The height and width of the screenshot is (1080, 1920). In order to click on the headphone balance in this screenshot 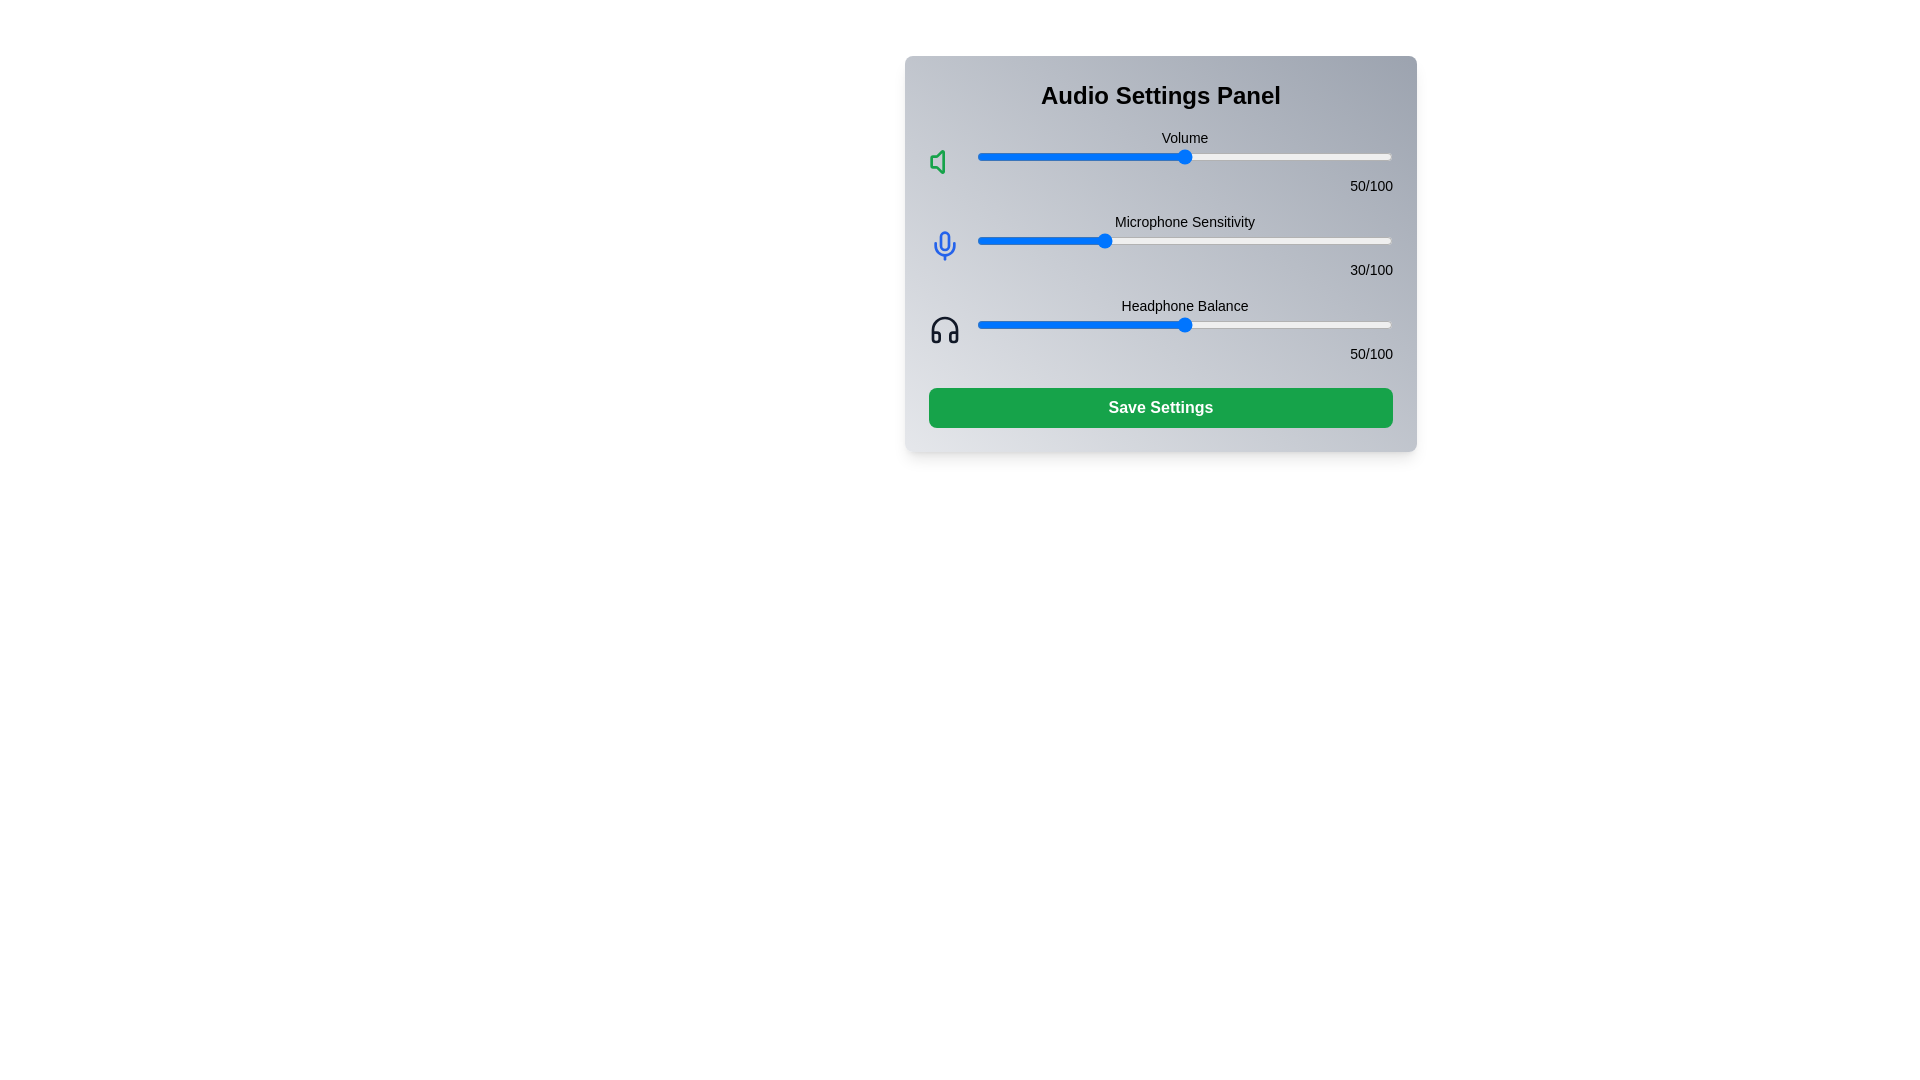, I will do `click(1284, 323)`.